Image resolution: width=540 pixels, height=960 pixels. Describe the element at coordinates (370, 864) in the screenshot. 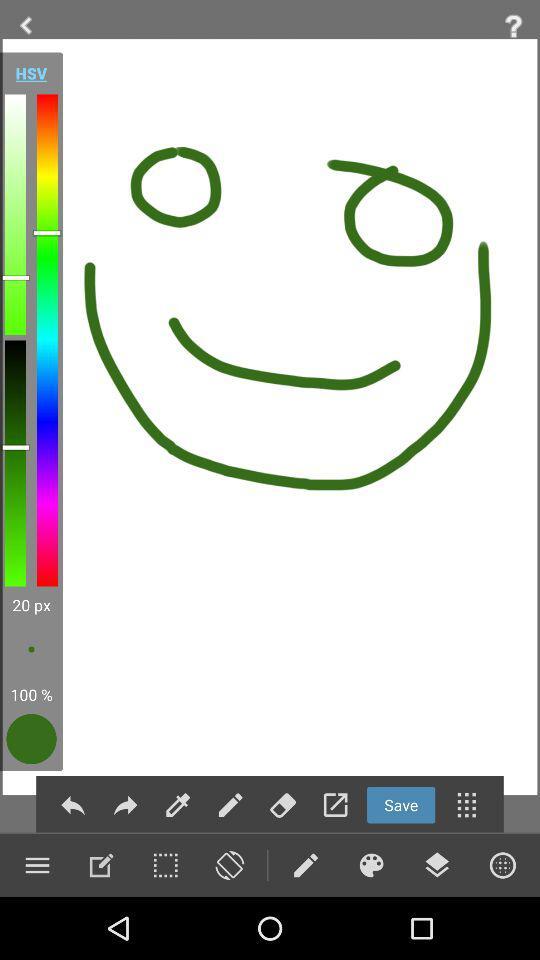

I see `pending` at that location.